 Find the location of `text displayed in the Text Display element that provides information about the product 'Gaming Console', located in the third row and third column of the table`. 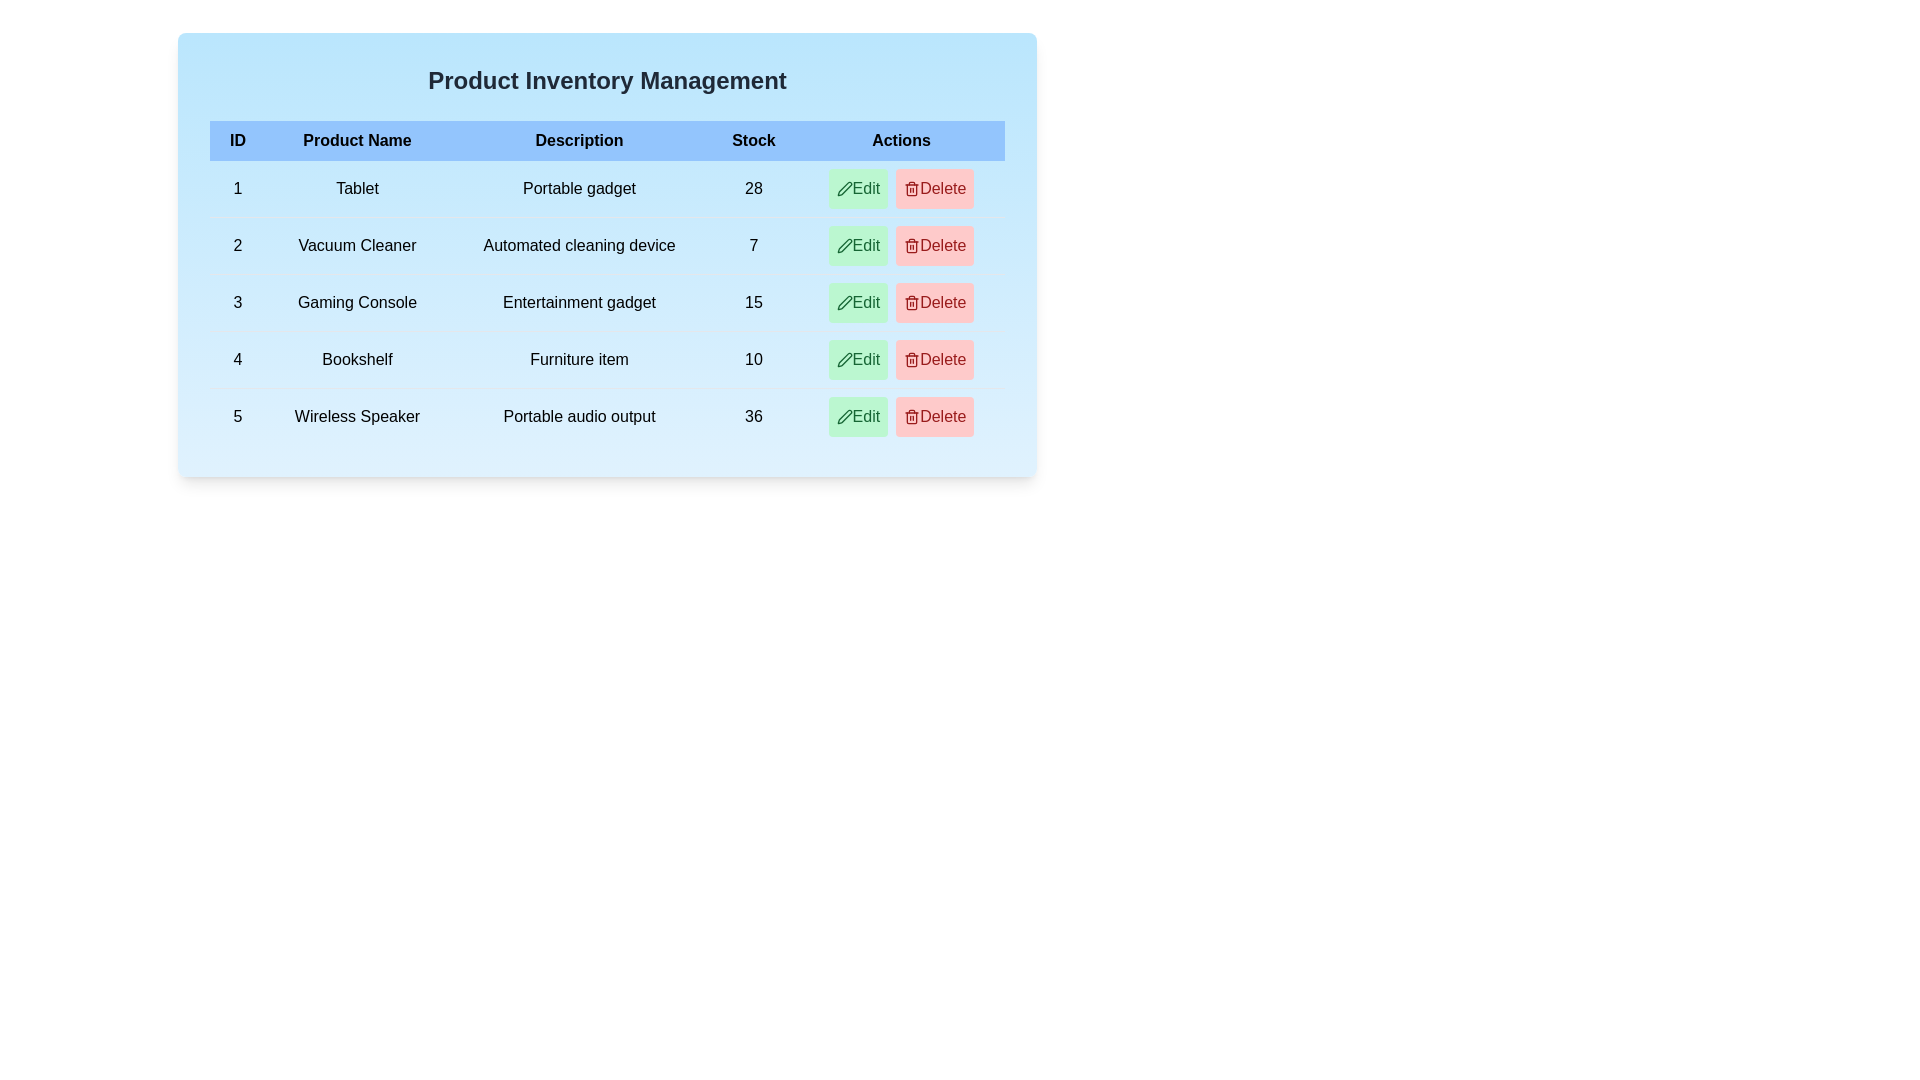

text displayed in the Text Display element that provides information about the product 'Gaming Console', located in the third row and third column of the table is located at coordinates (578, 303).